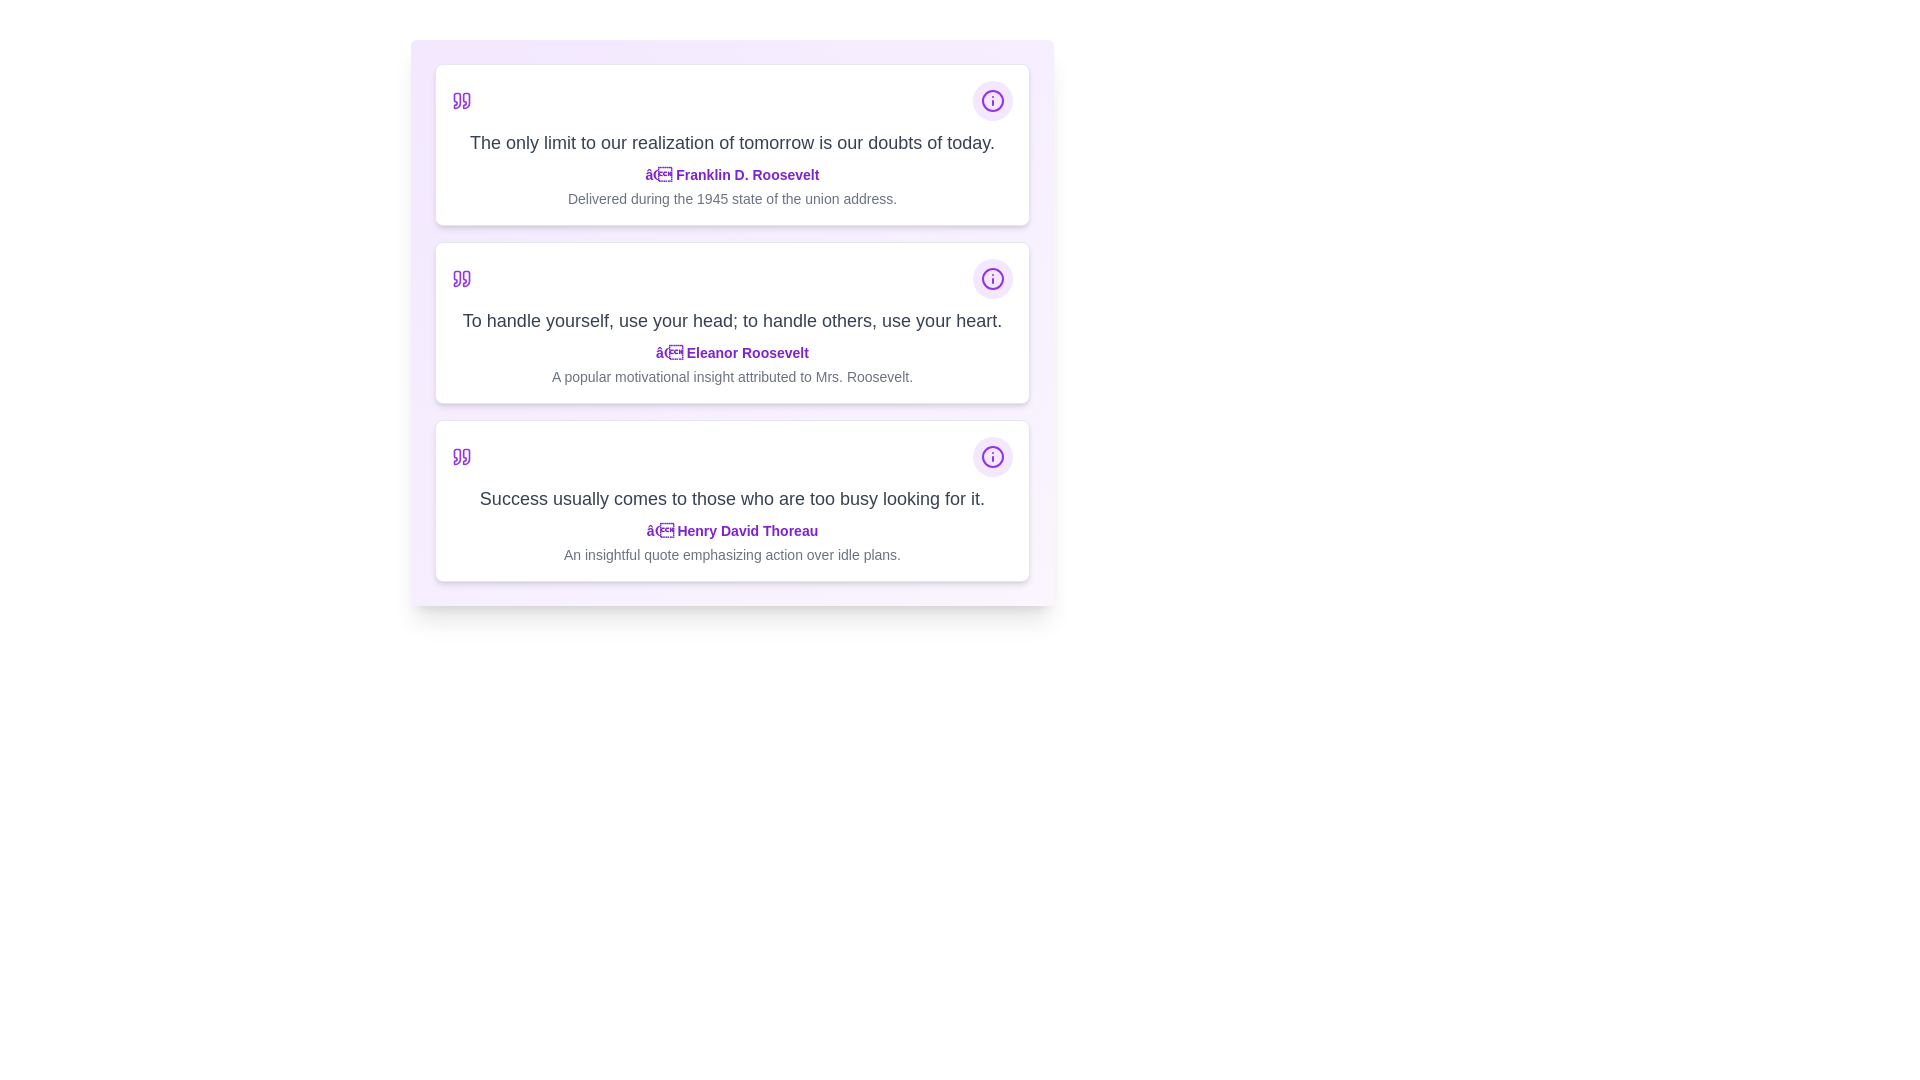 The height and width of the screenshot is (1080, 1920). What do you see at coordinates (993, 100) in the screenshot?
I see `the circular purple button with an 'i' symbol located at the top right corner of the topmost card in the vertically-arranged list` at bounding box center [993, 100].